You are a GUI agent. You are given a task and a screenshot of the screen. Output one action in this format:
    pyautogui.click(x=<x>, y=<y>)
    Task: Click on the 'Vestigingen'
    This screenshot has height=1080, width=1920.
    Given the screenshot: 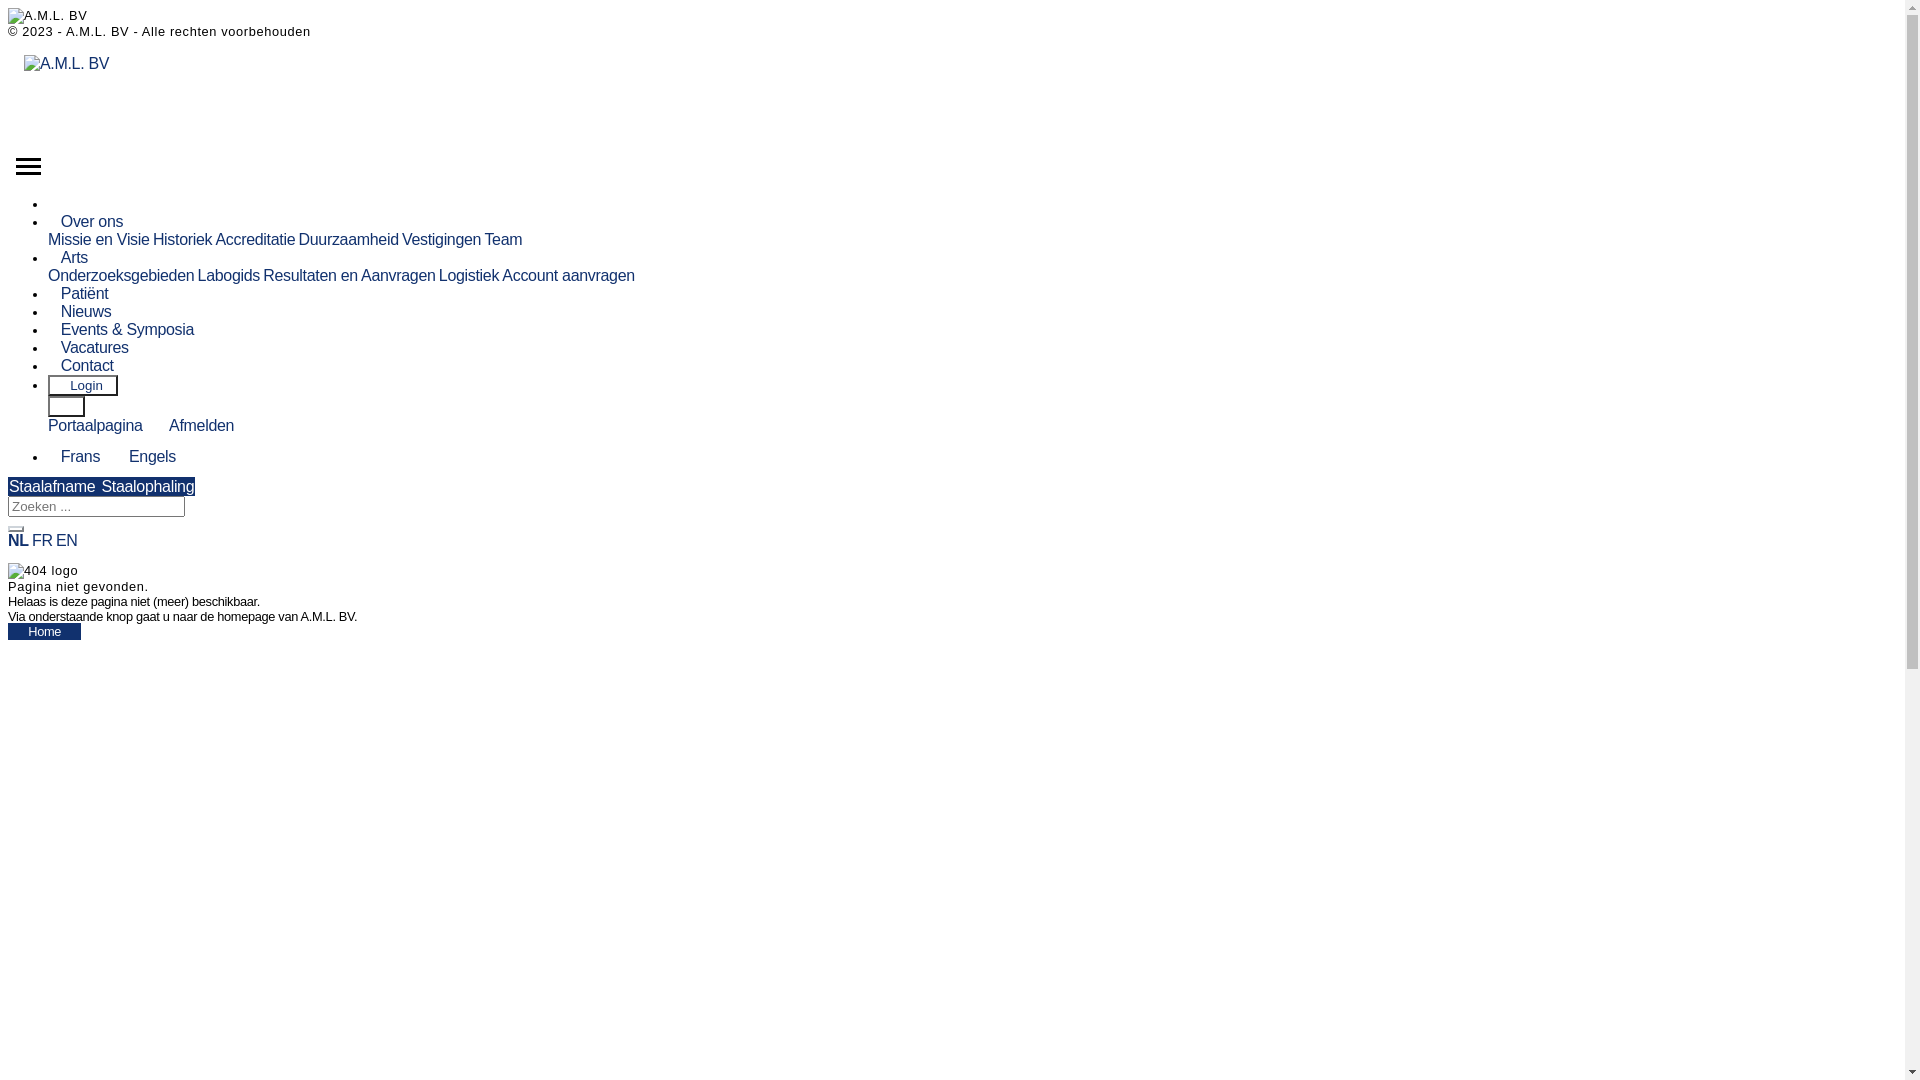 What is the action you would take?
    pyautogui.click(x=440, y=238)
    